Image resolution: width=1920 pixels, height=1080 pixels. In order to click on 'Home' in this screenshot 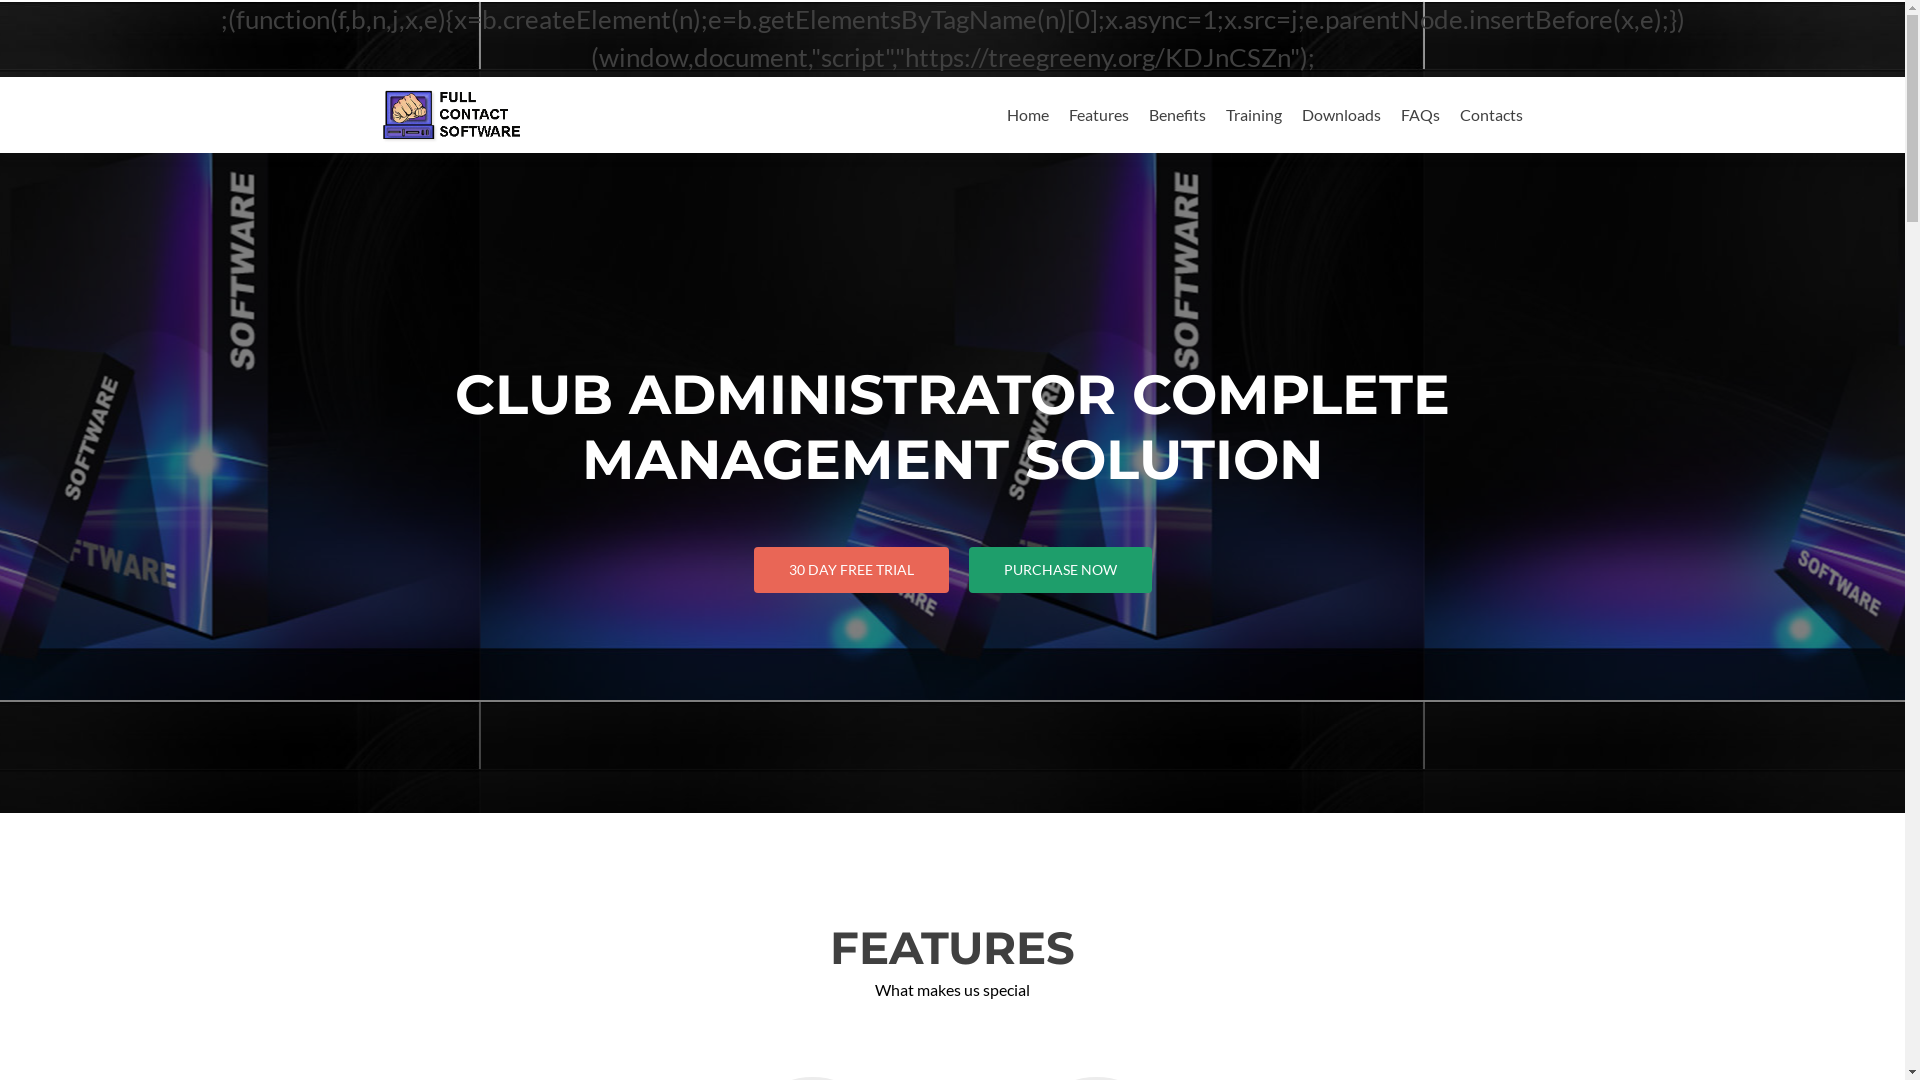, I will do `click(1027, 114)`.